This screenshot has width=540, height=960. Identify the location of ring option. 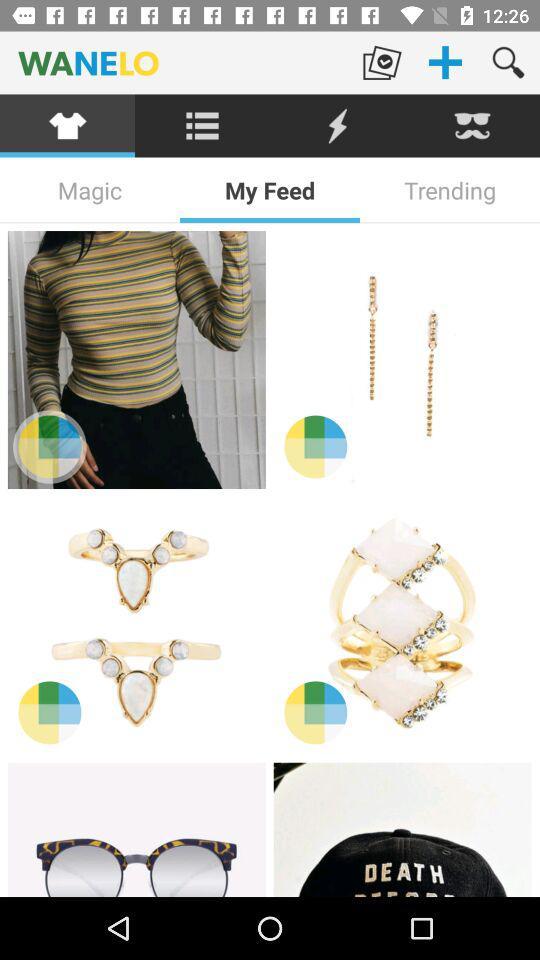
(135, 624).